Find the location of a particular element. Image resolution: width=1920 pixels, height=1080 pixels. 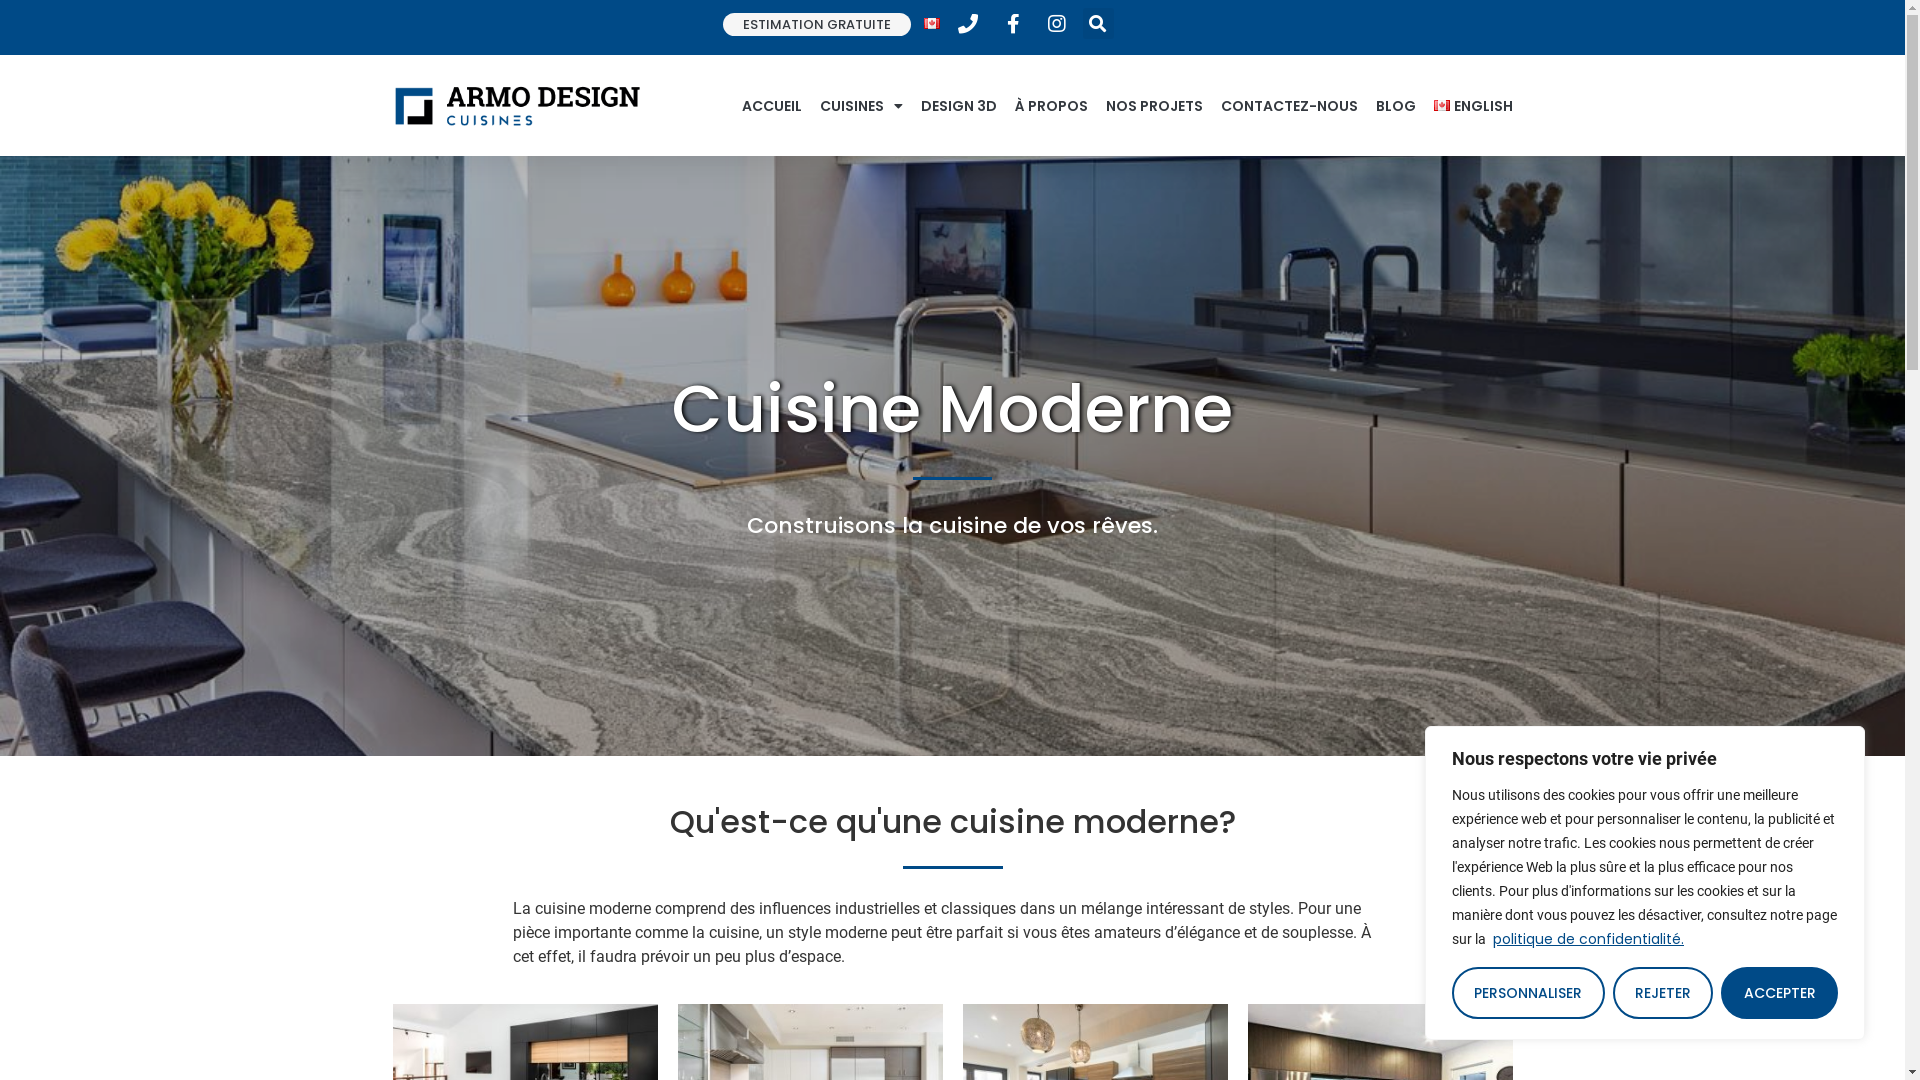

'REJETER' is located at coordinates (1663, 992).